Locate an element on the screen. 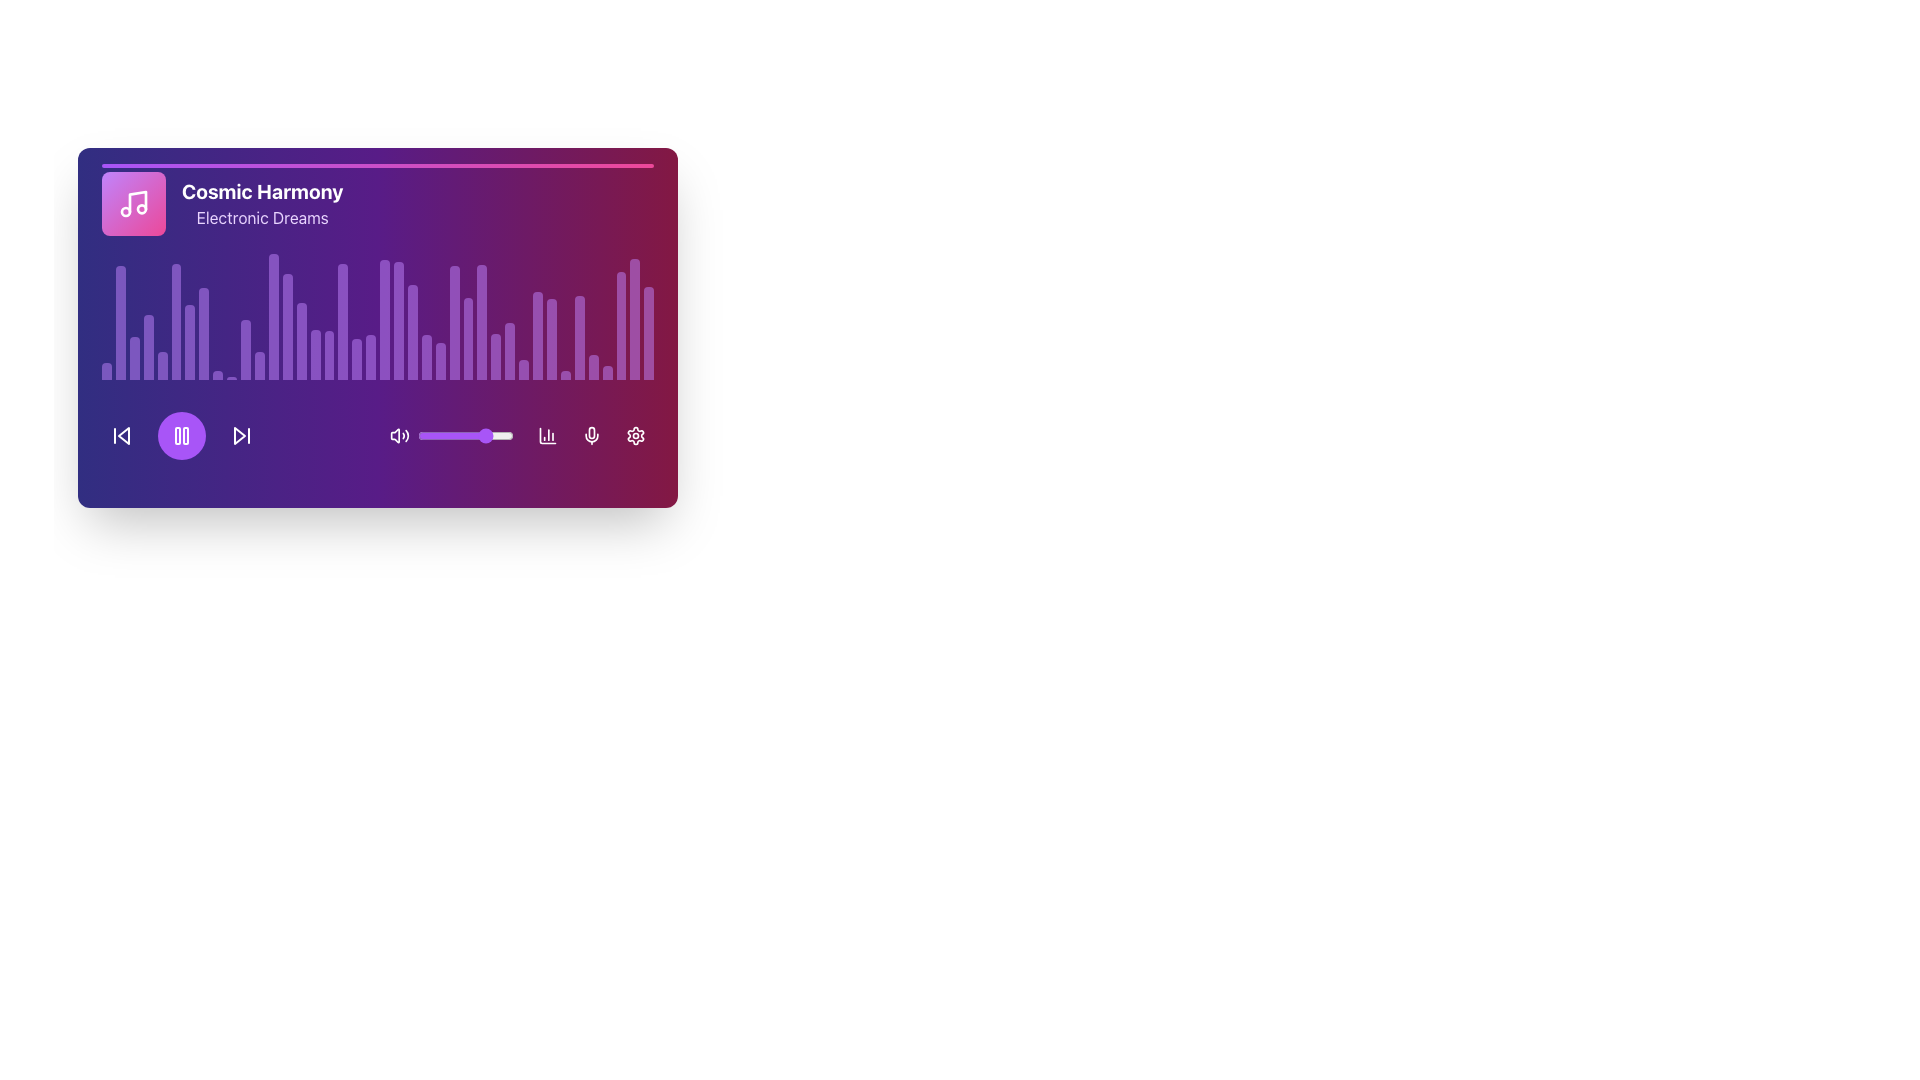  the icon representing the music album or playlist associated with 'Cosmic Harmony' and 'Electronic Dreams' is located at coordinates (133, 204).